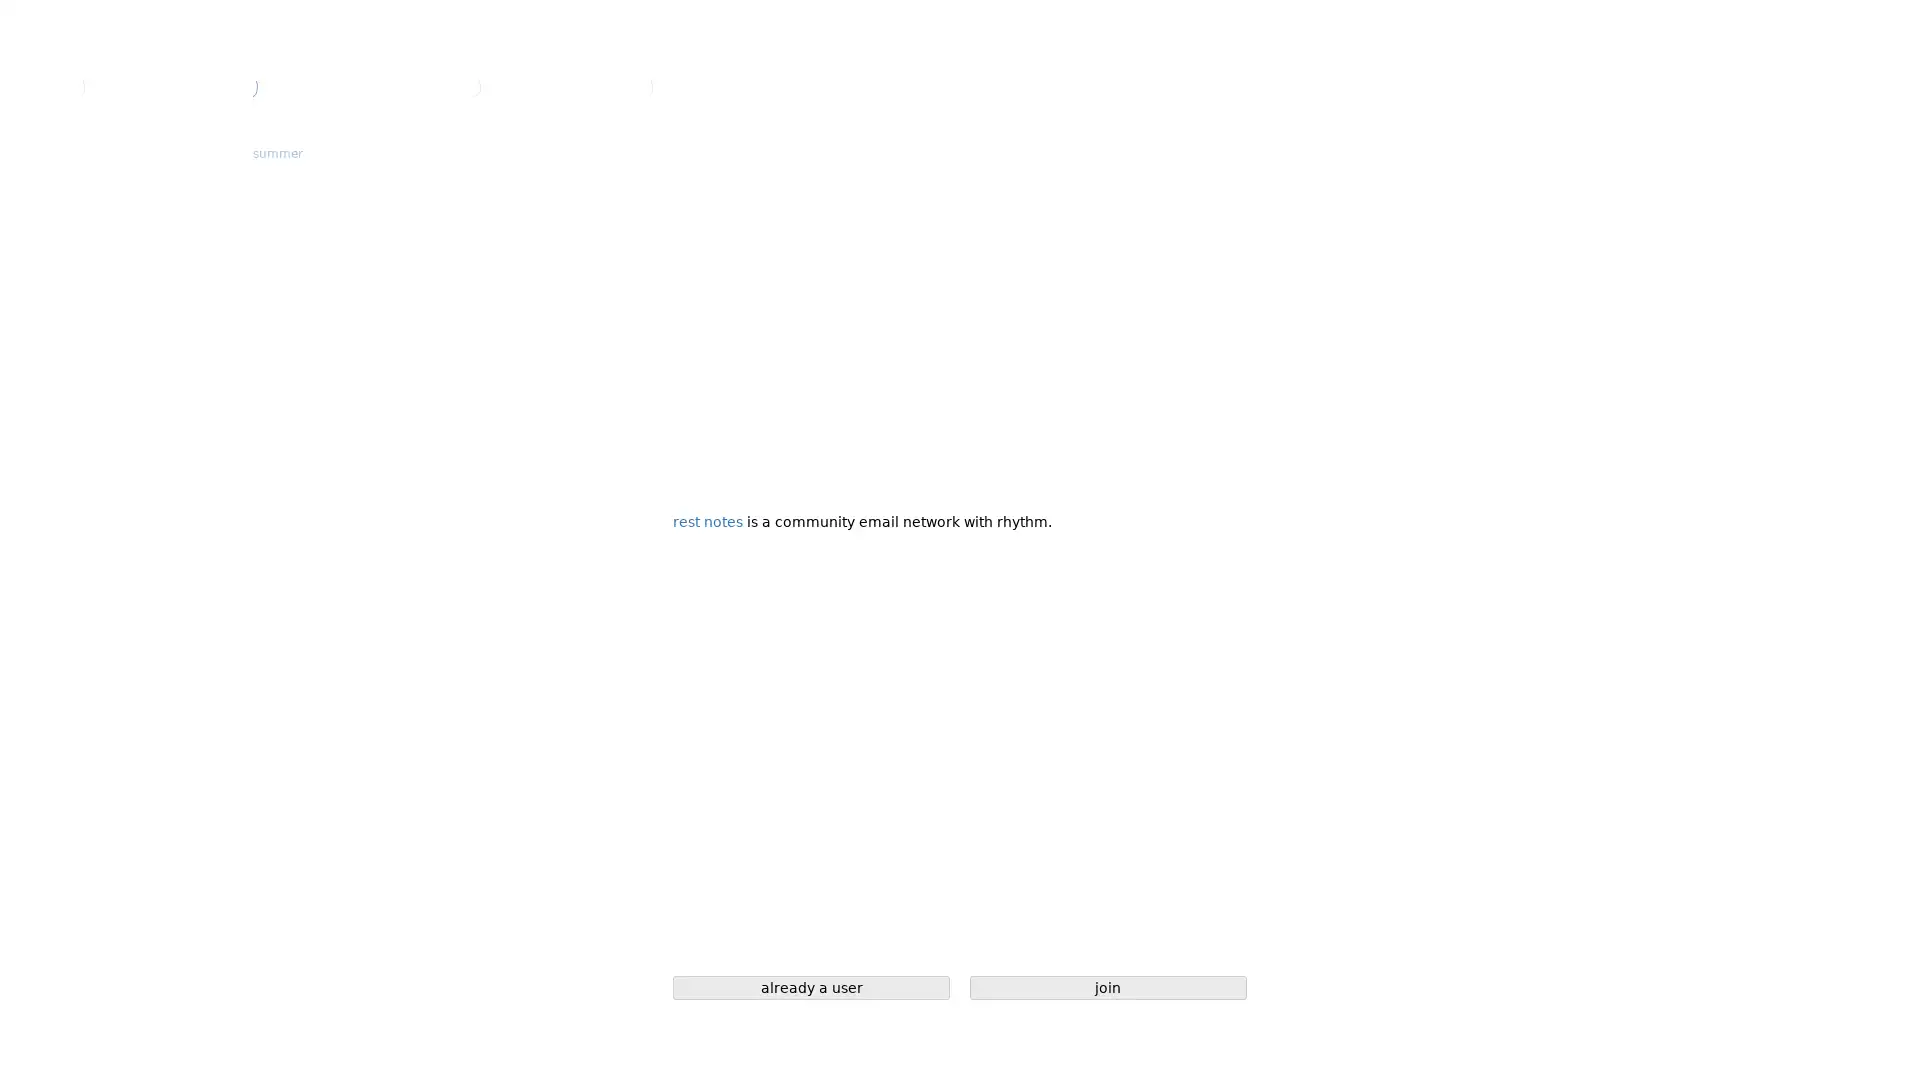  What do you see at coordinates (811, 986) in the screenshot?
I see `already a user` at bounding box center [811, 986].